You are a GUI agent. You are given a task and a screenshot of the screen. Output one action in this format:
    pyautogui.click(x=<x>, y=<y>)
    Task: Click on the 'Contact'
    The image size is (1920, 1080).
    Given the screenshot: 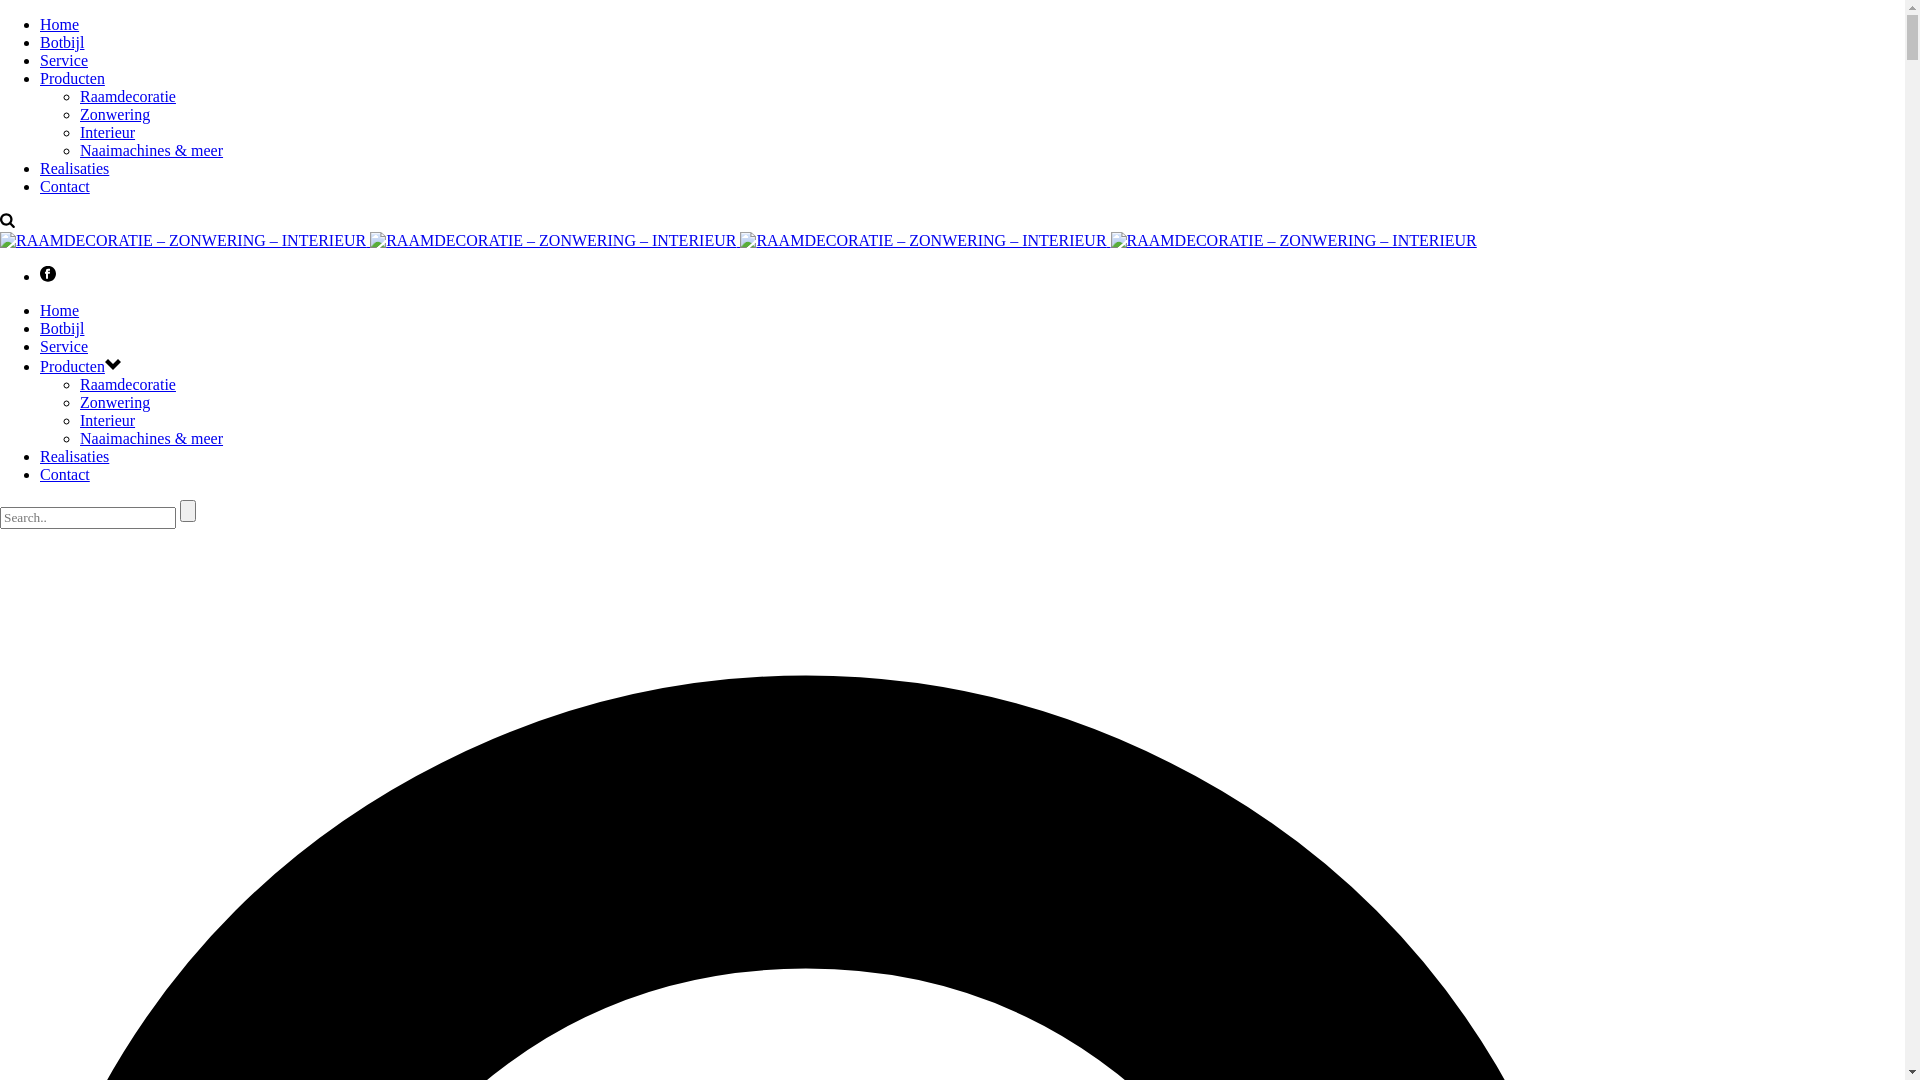 What is the action you would take?
    pyautogui.click(x=65, y=474)
    